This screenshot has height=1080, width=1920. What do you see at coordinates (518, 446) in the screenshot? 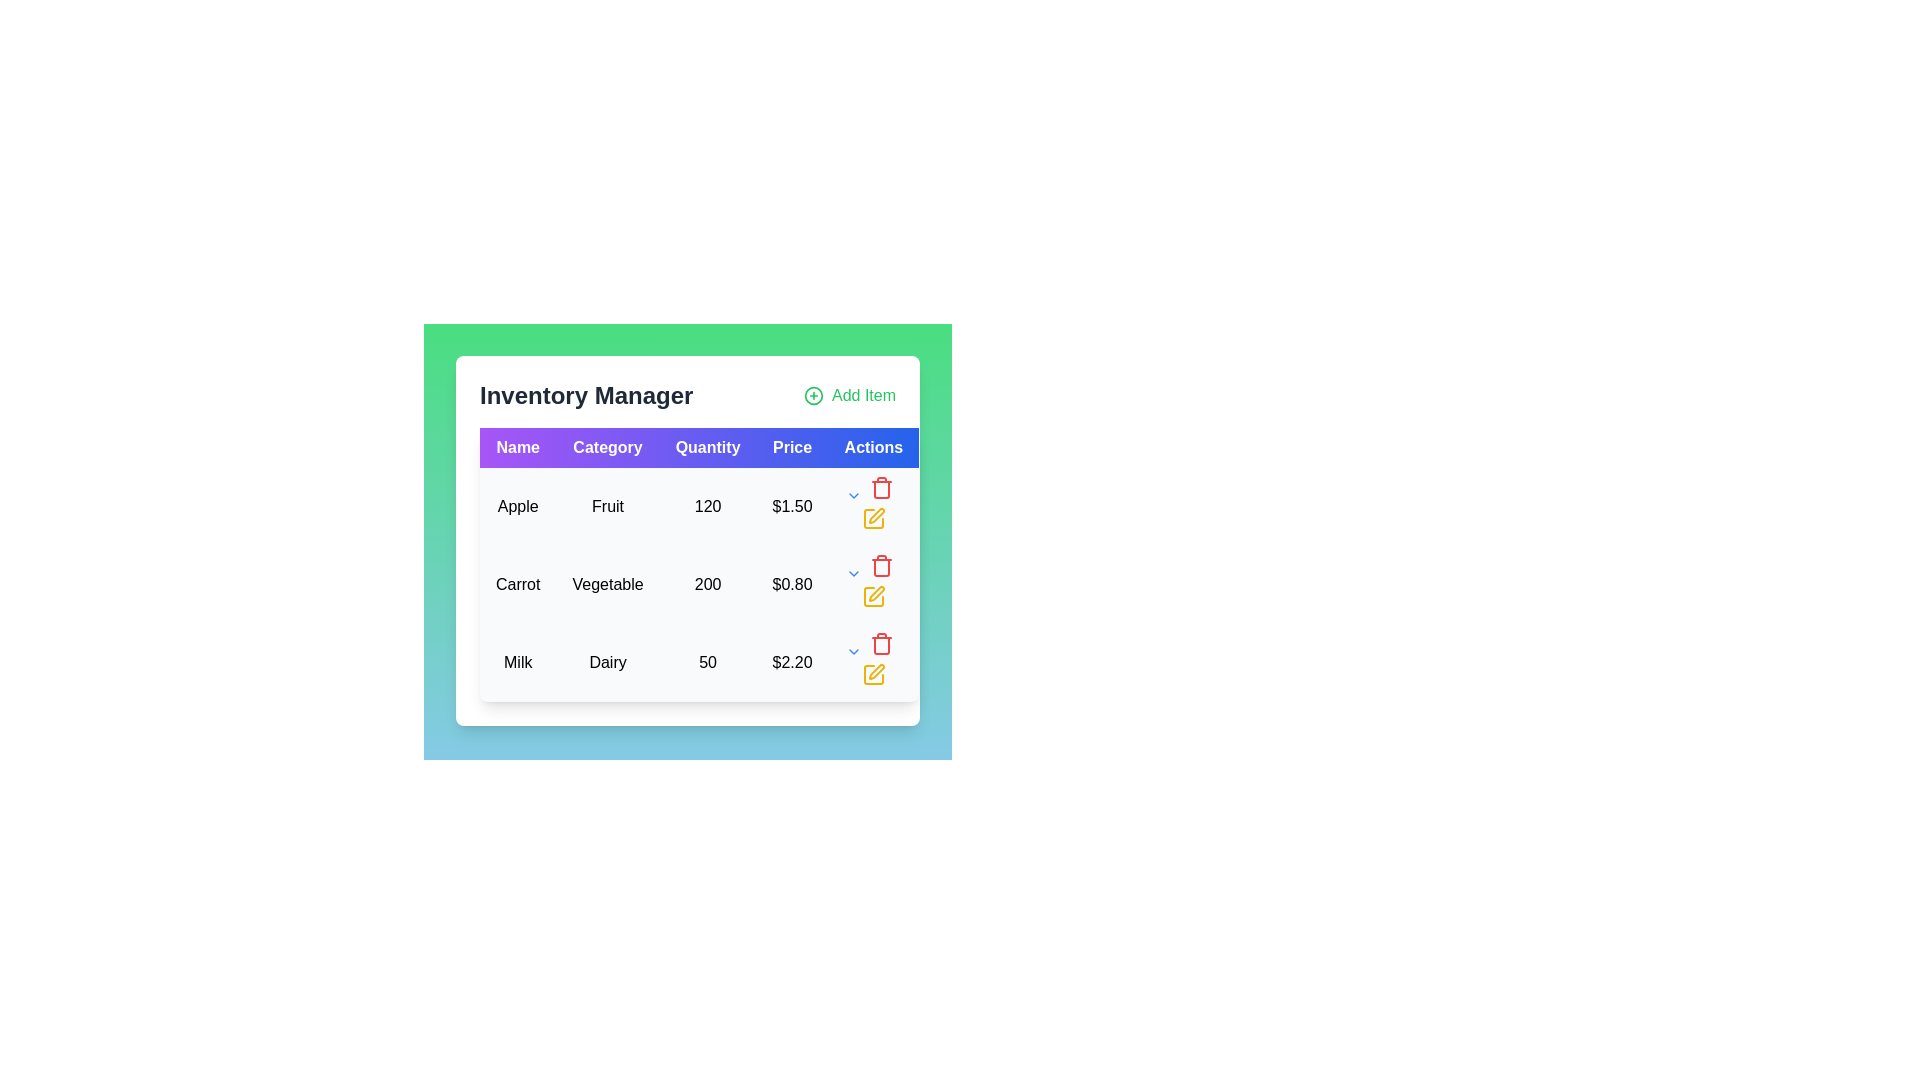
I see `the text label 'Name' which is the first column header in a table-like structure with a purple background` at bounding box center [518, 446].